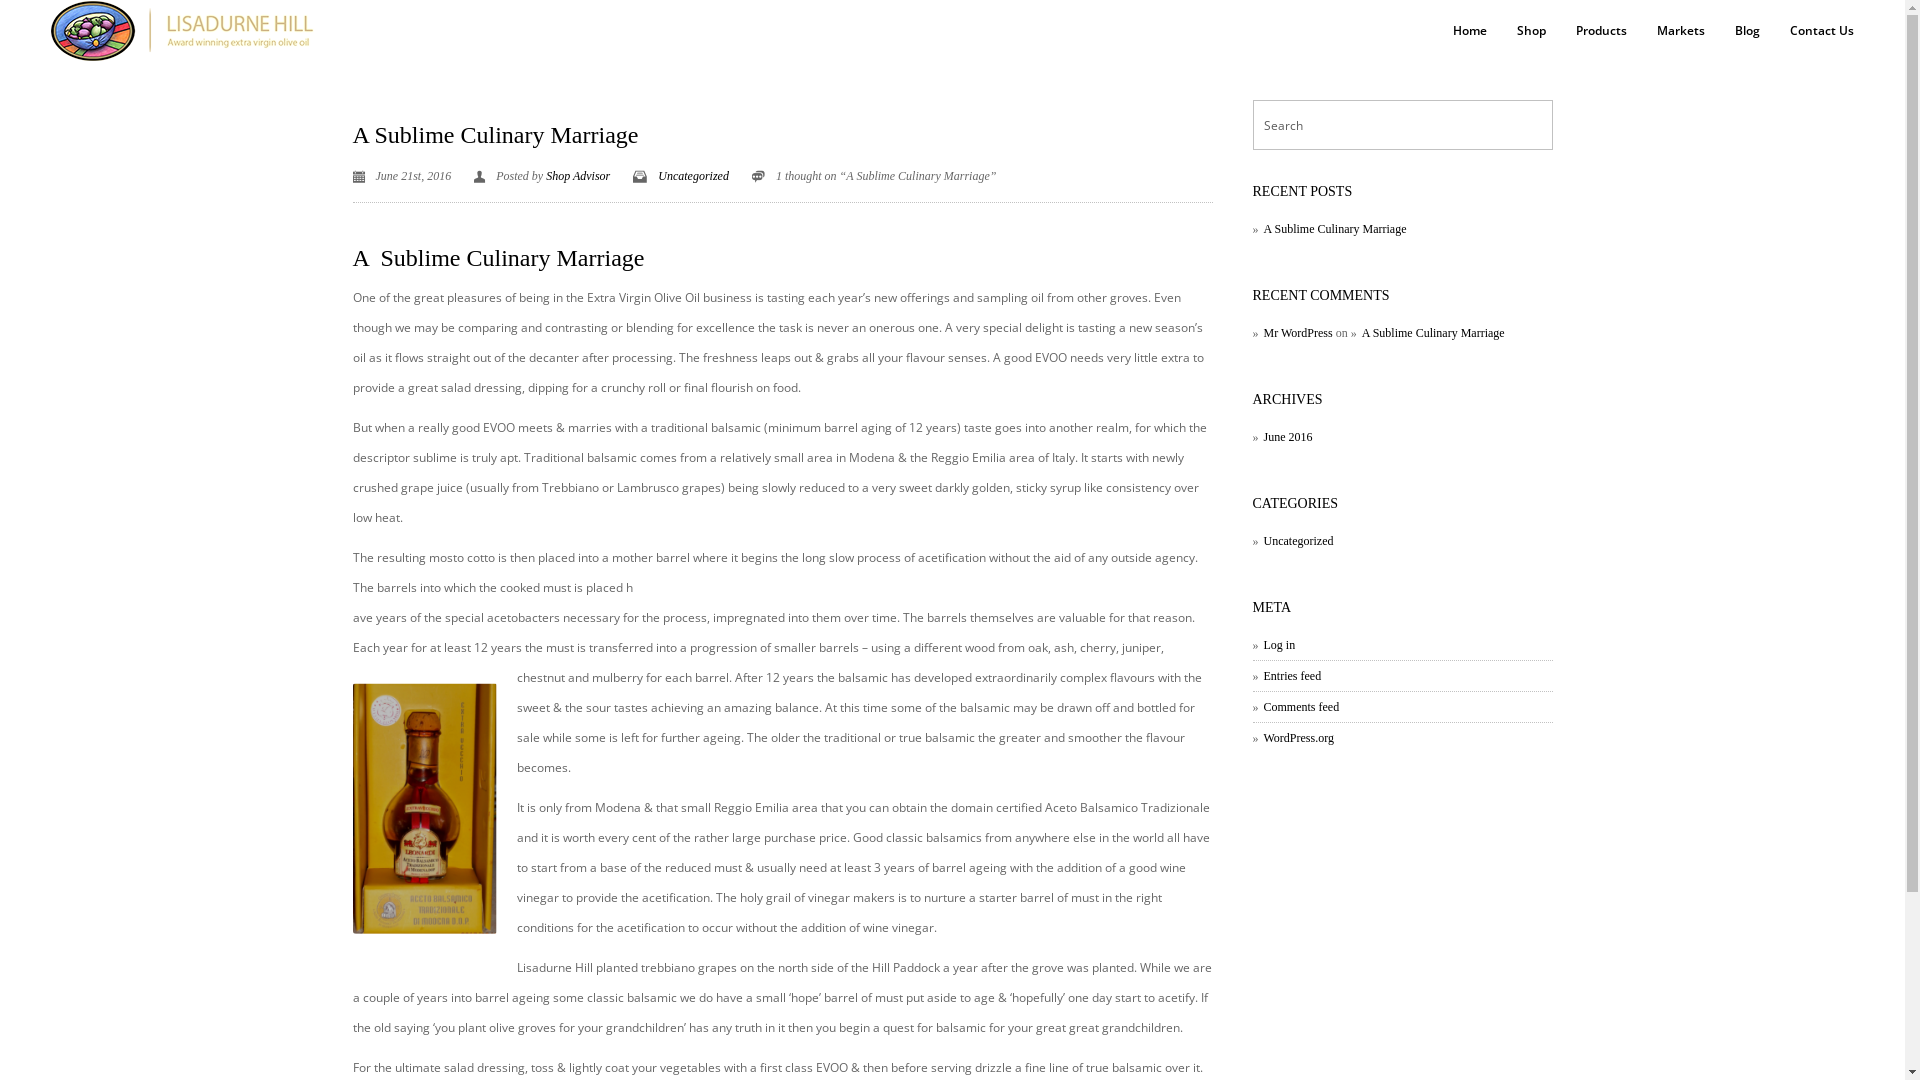  Describe the element at coordinates (1530, 30) in the screenshot. I see `'Shop'` at that location.